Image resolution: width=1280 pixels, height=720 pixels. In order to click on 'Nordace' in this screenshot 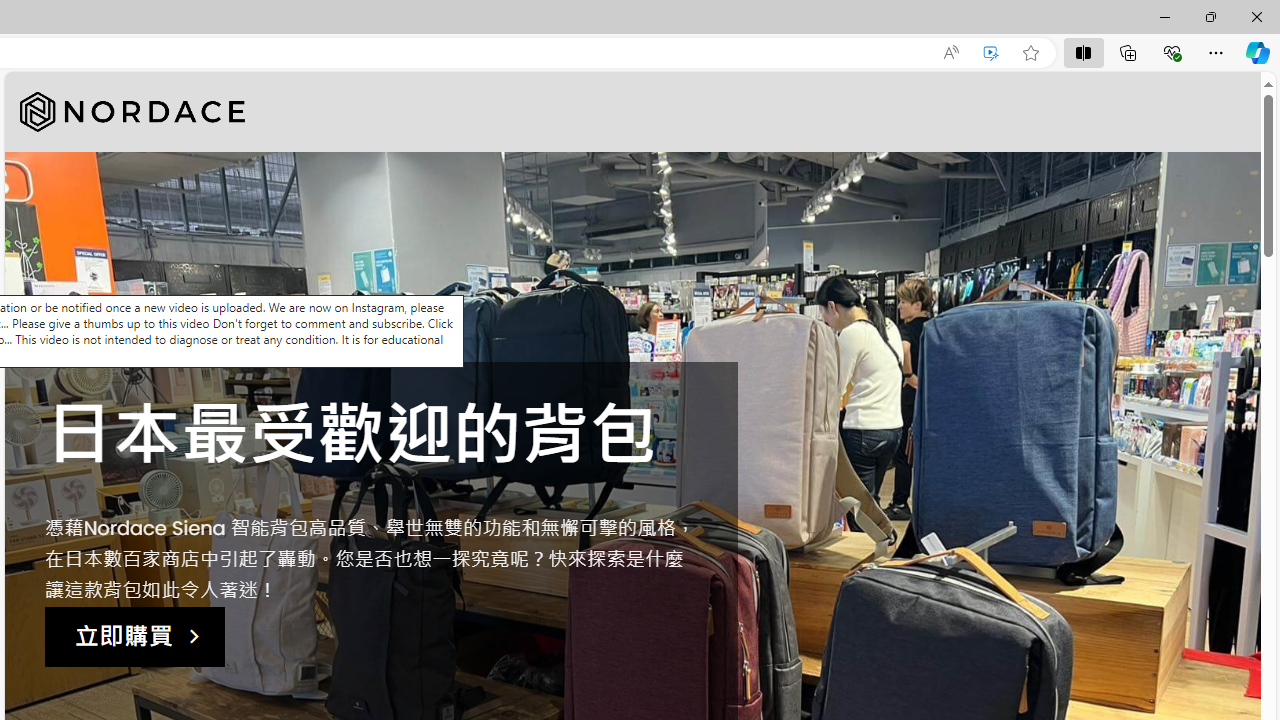, I will do `click(132, 111)`.